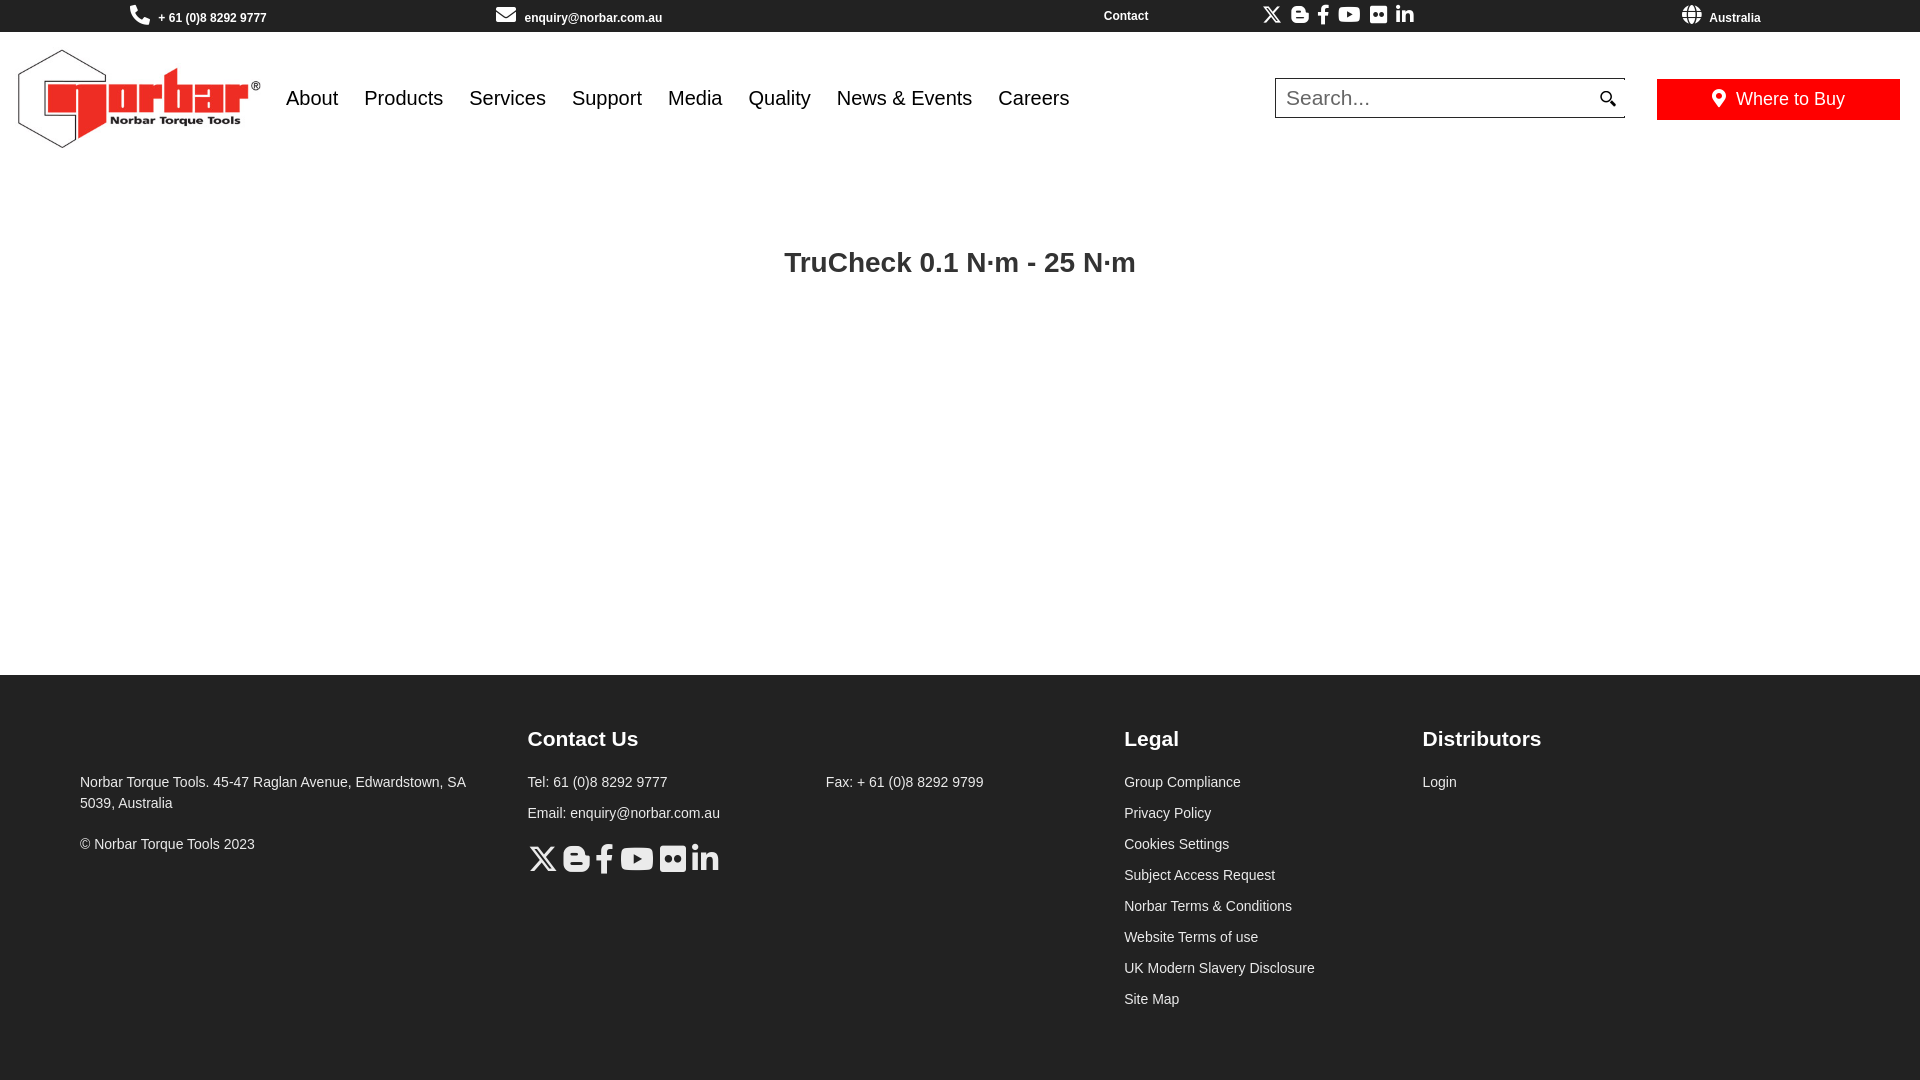  Describe the element at coordinates (1218, 967) in the screenshot. I see `'UK Modern Slavery Disclosure'` at that location.